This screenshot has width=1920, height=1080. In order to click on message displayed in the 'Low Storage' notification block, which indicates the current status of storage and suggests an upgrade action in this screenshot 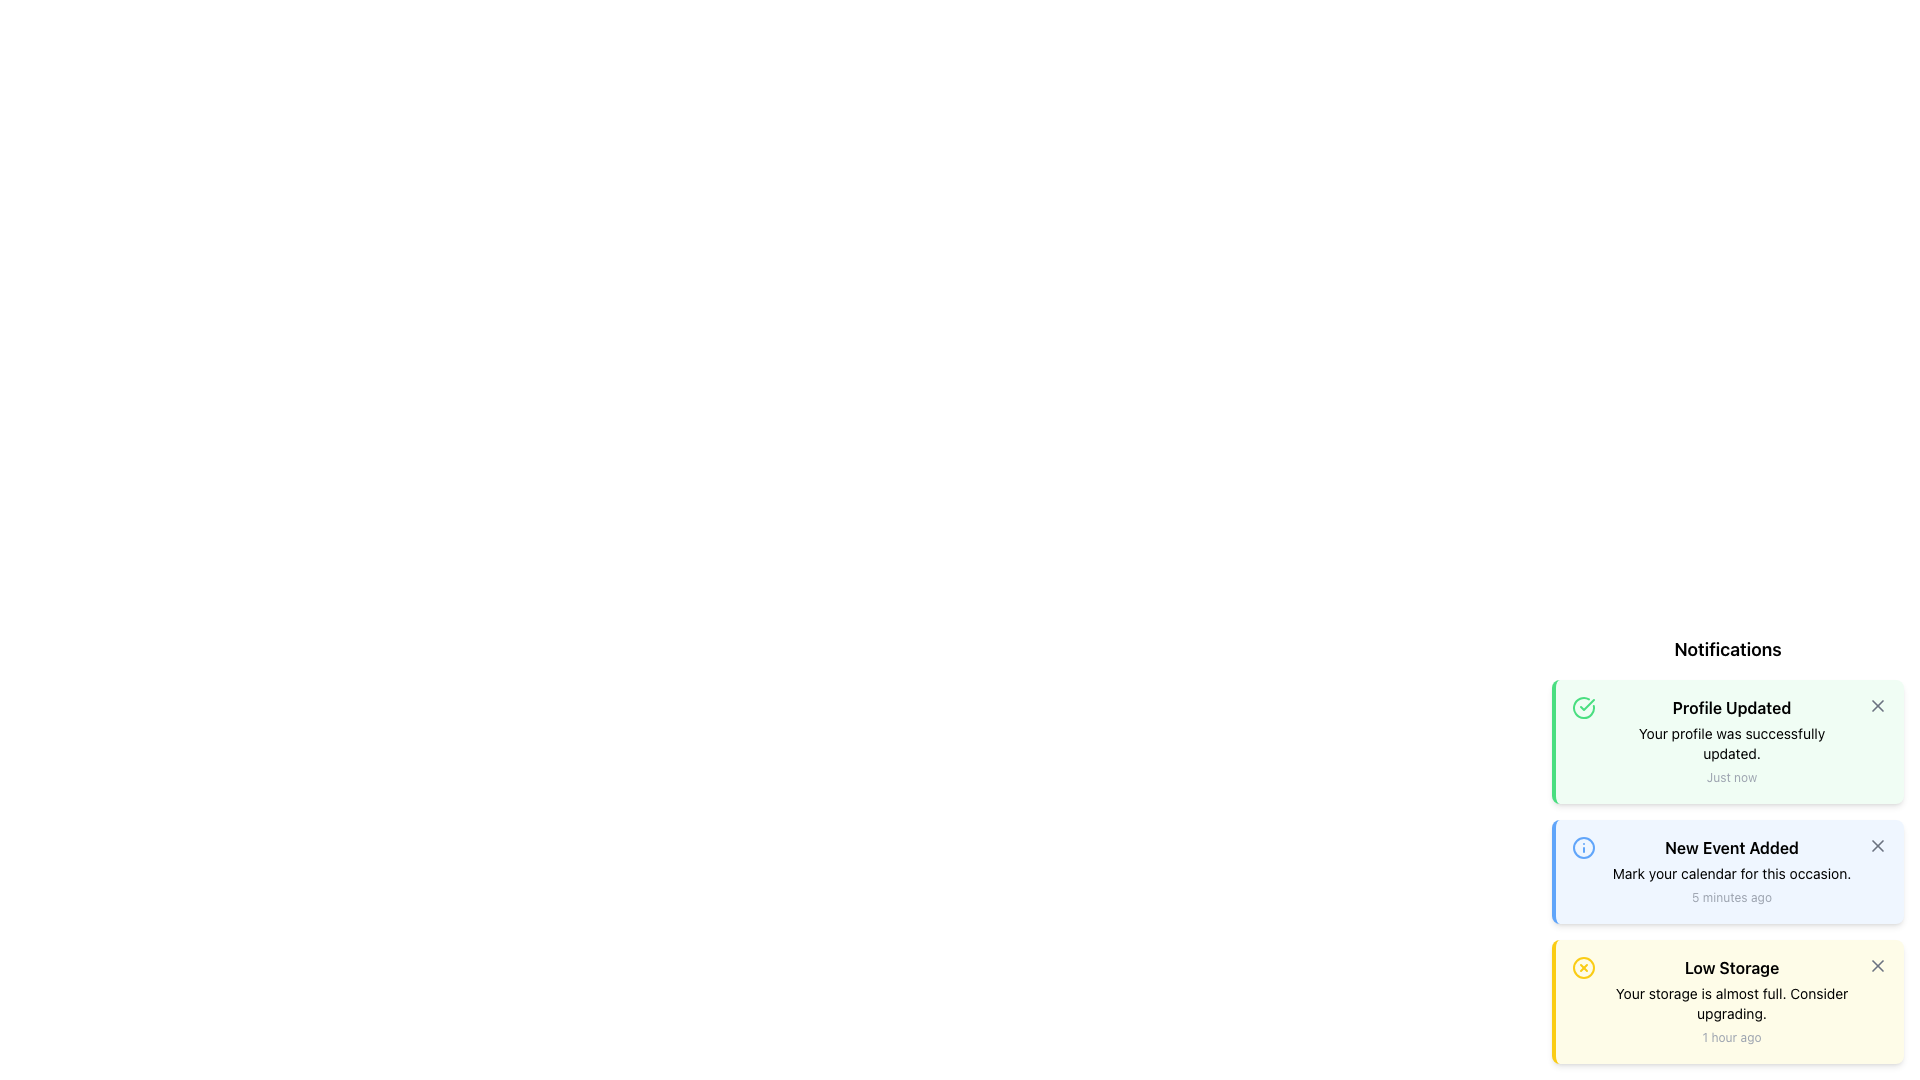, I will do `click(1731, 1003)`.